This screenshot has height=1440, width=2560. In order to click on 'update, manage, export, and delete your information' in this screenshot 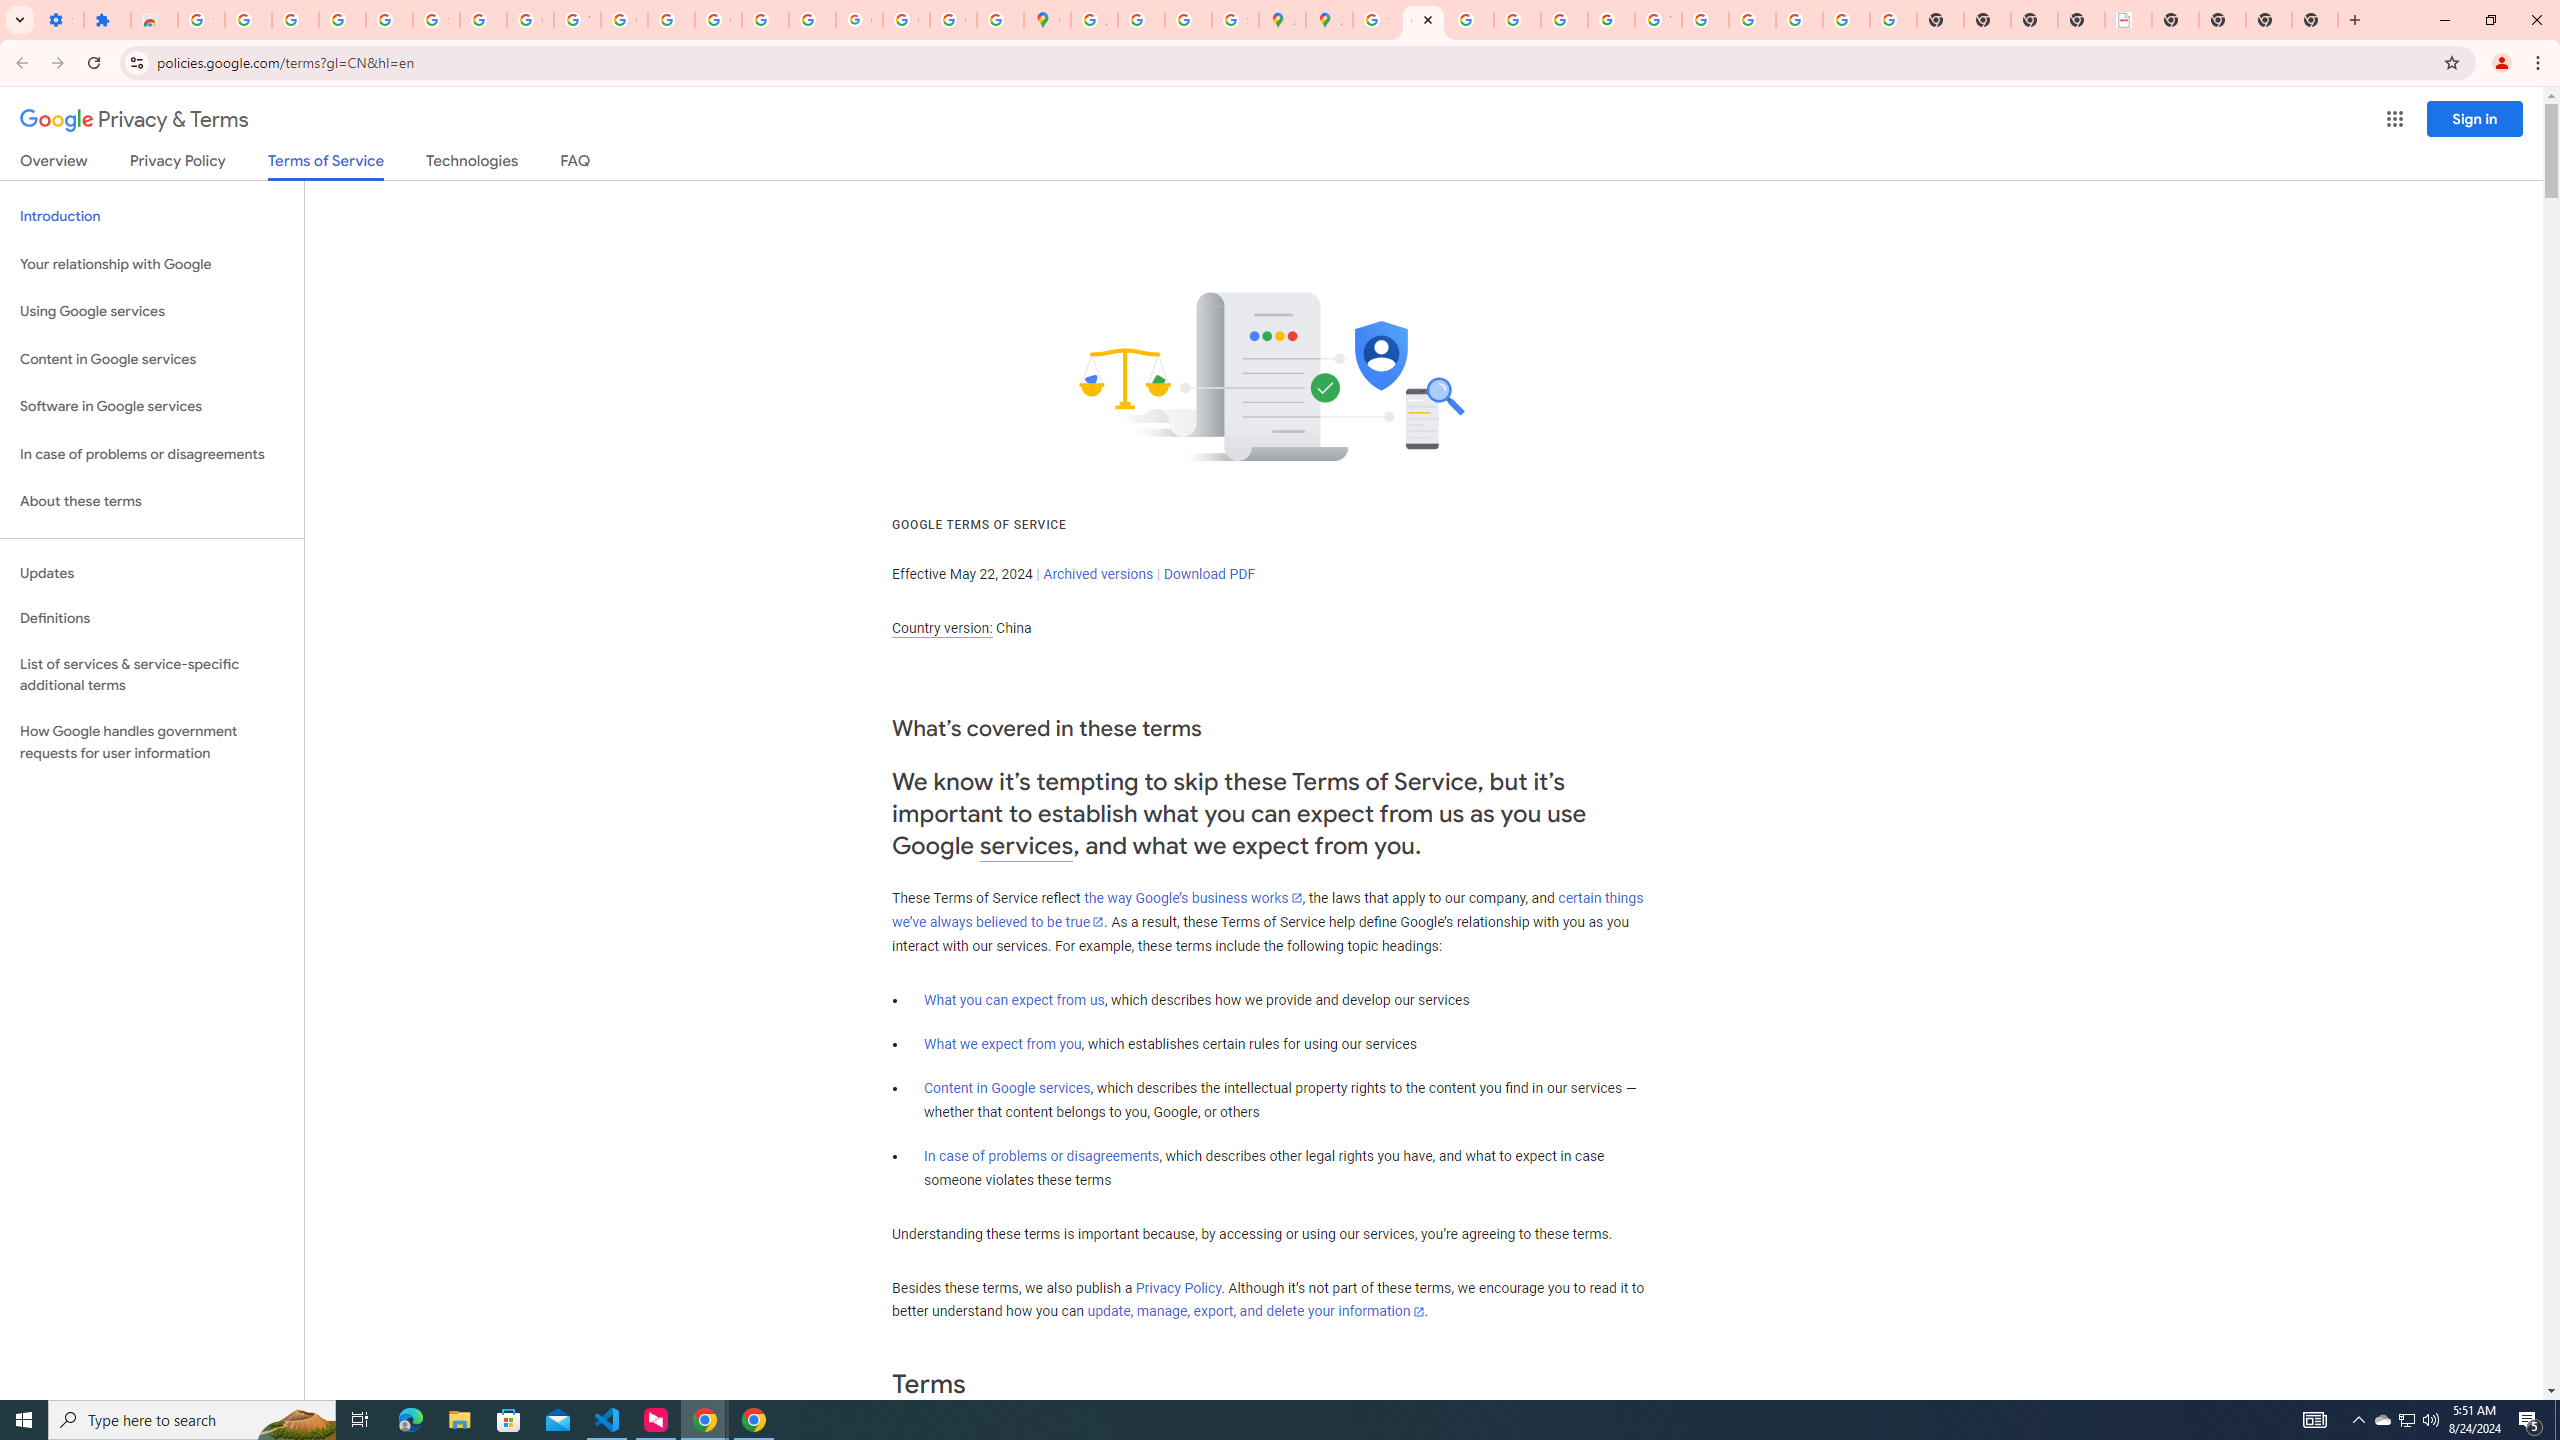, I will do `click(1255, 1310)`.